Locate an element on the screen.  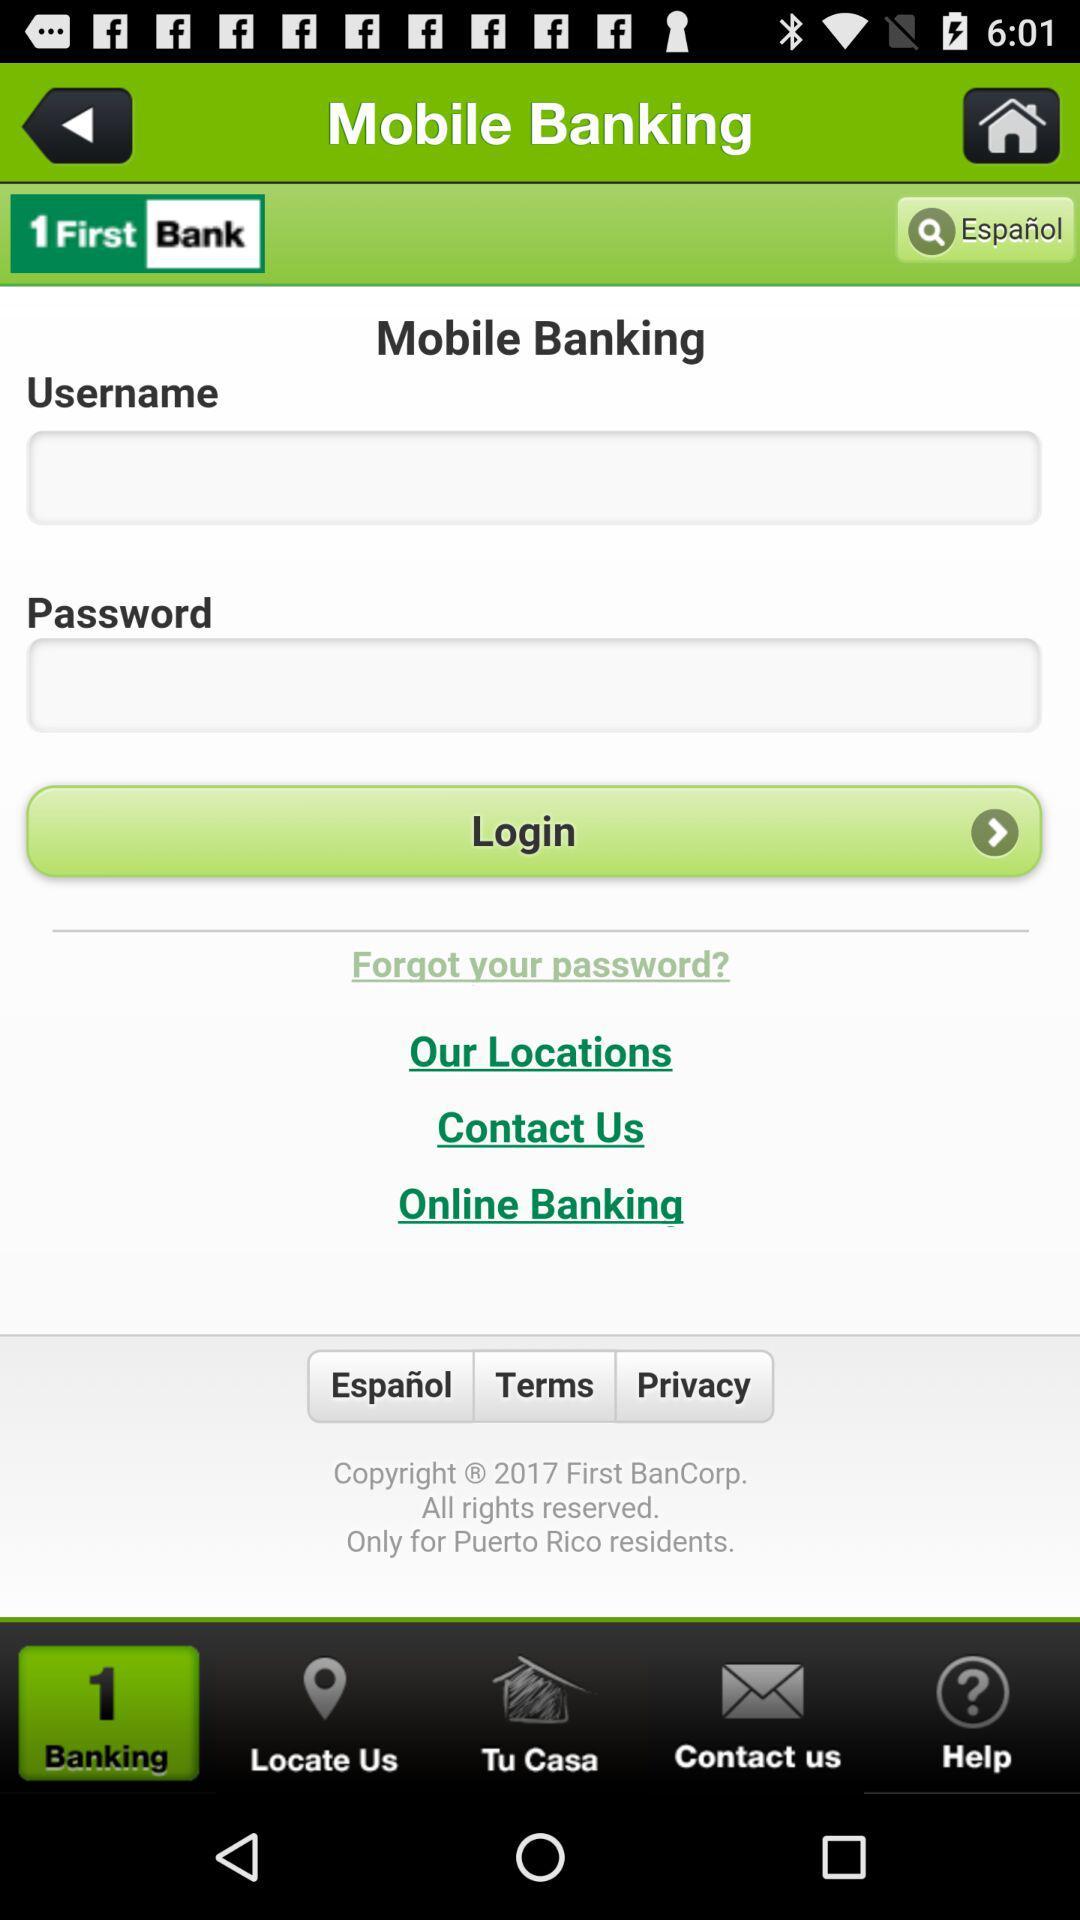
homepage is located at coordinates (108, 1707).